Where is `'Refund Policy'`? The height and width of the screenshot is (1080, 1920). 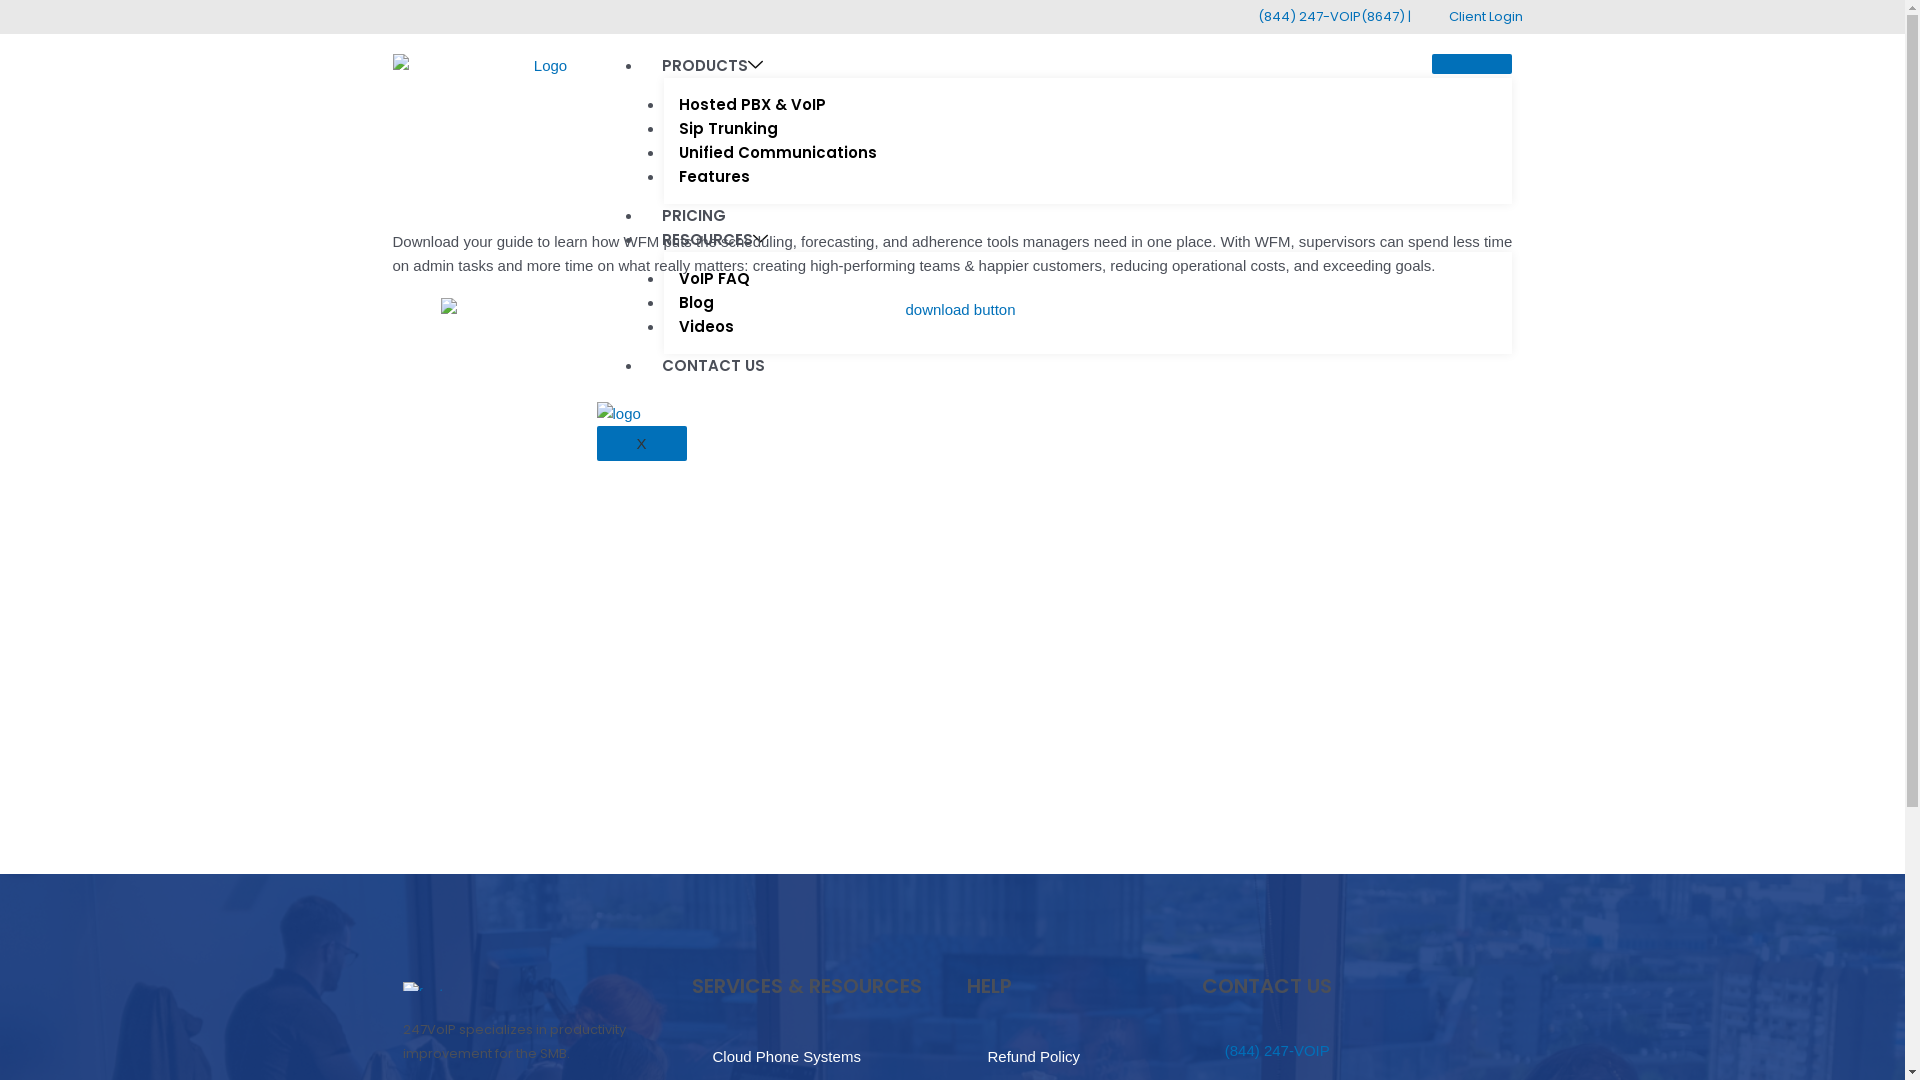
'Refund Policy' is located at coordinates (1033, 1055).